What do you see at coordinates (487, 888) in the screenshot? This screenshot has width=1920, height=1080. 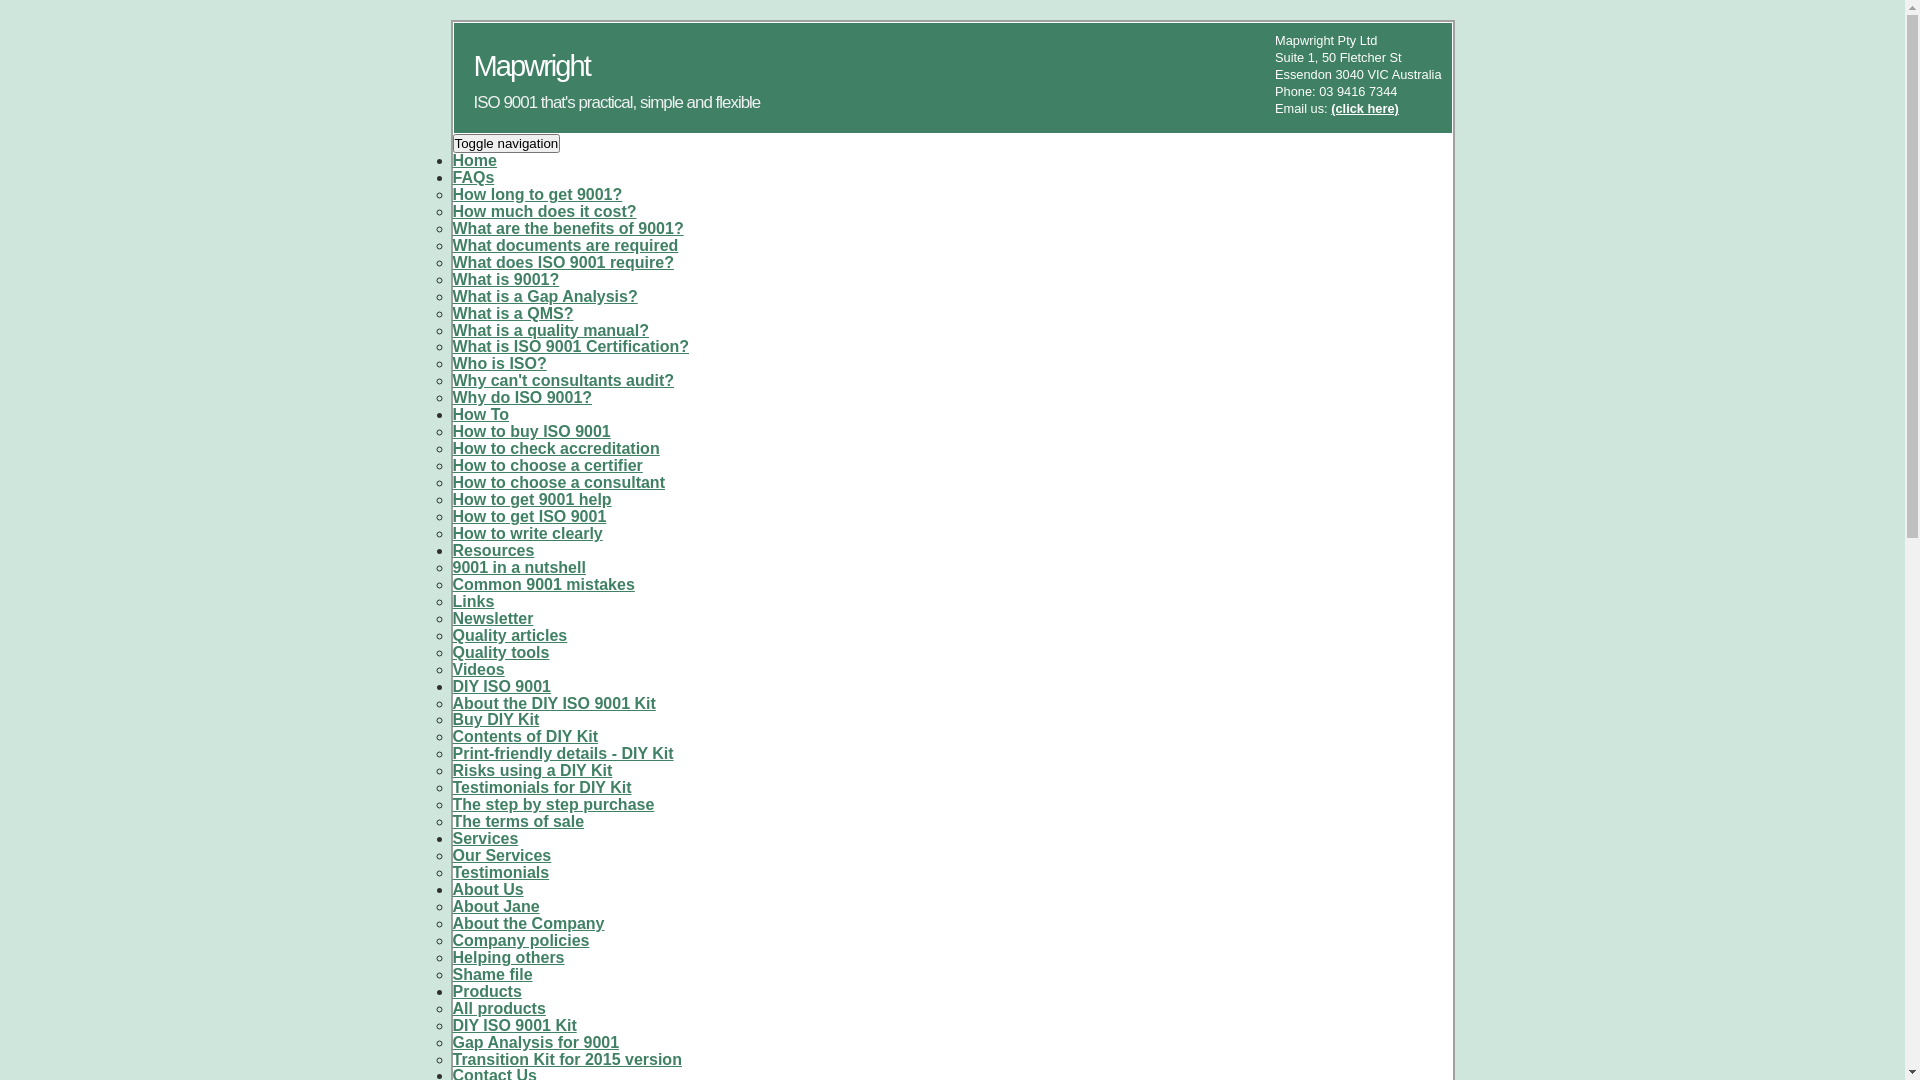 I see `'About Us'` at bounding box center [487, 888].